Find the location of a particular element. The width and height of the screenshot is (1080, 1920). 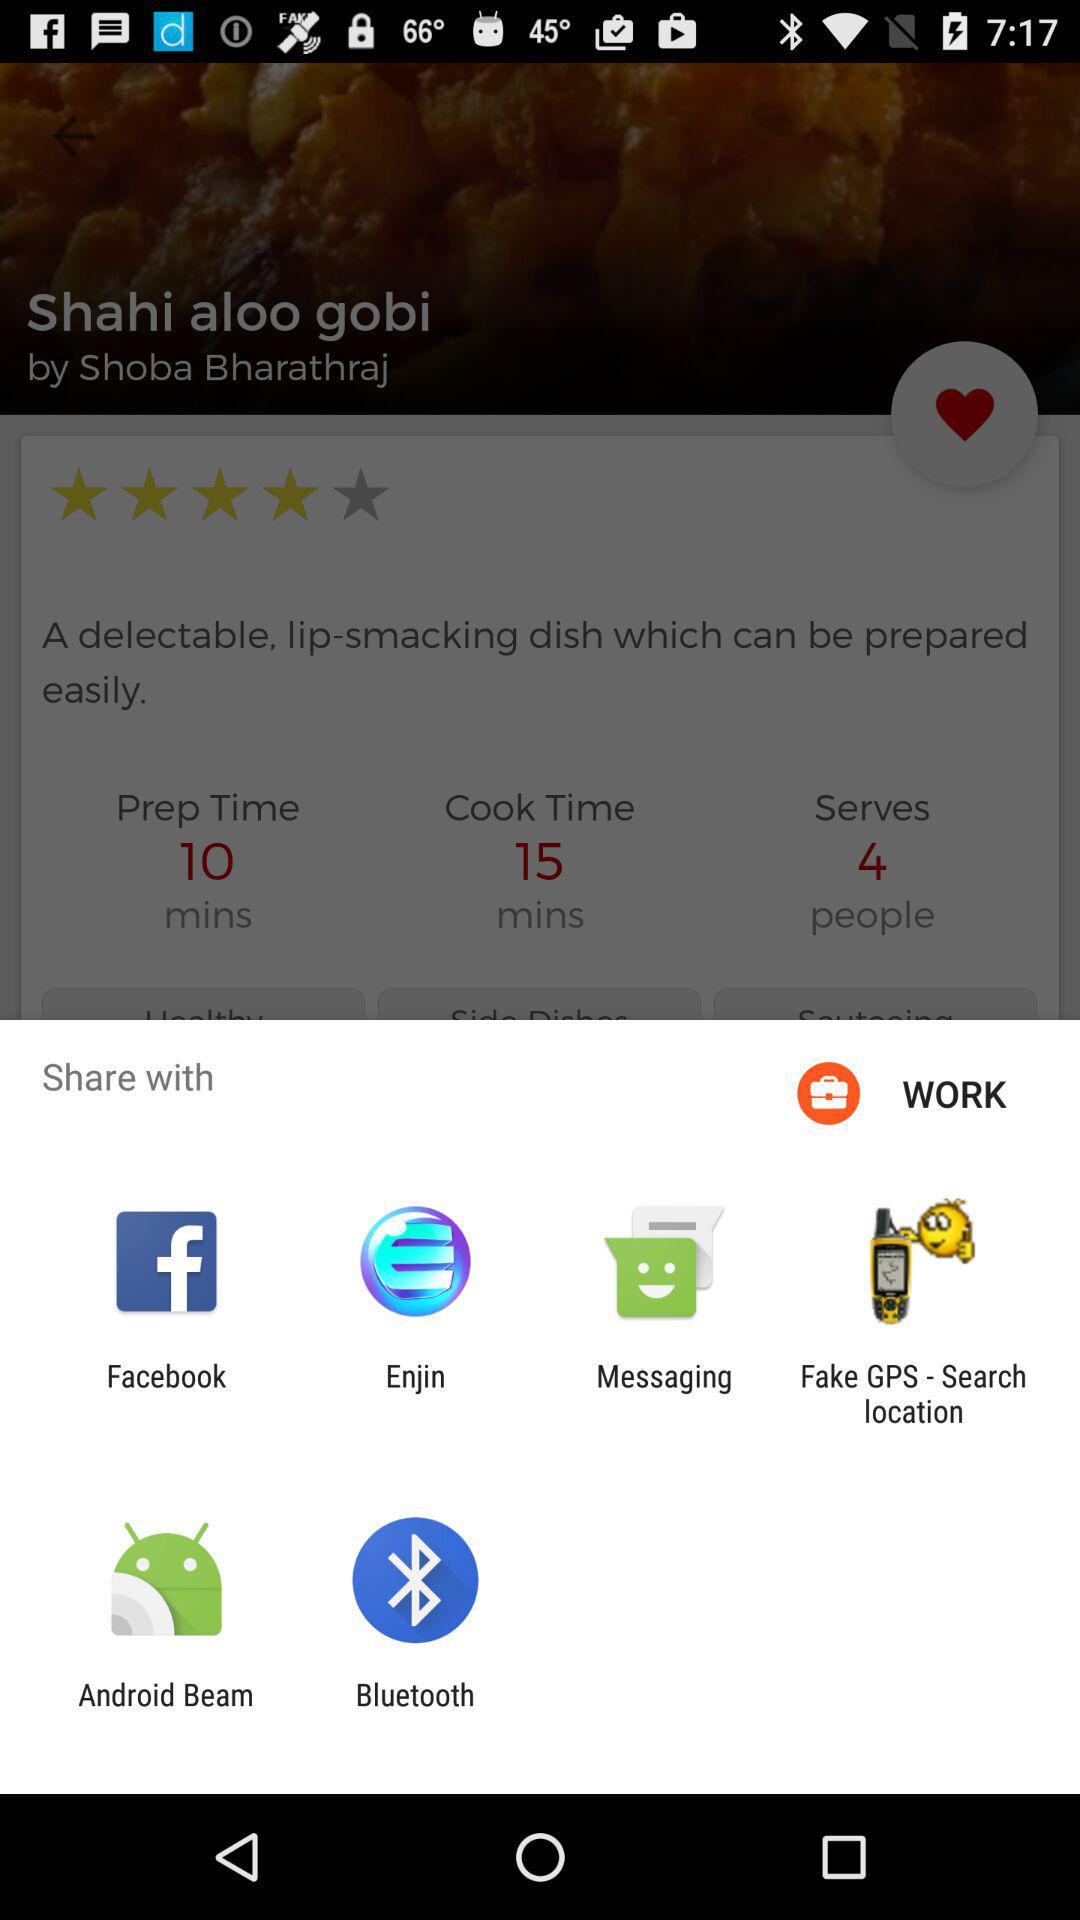

app next to the enjin app is located at coordinates (165, 1392).